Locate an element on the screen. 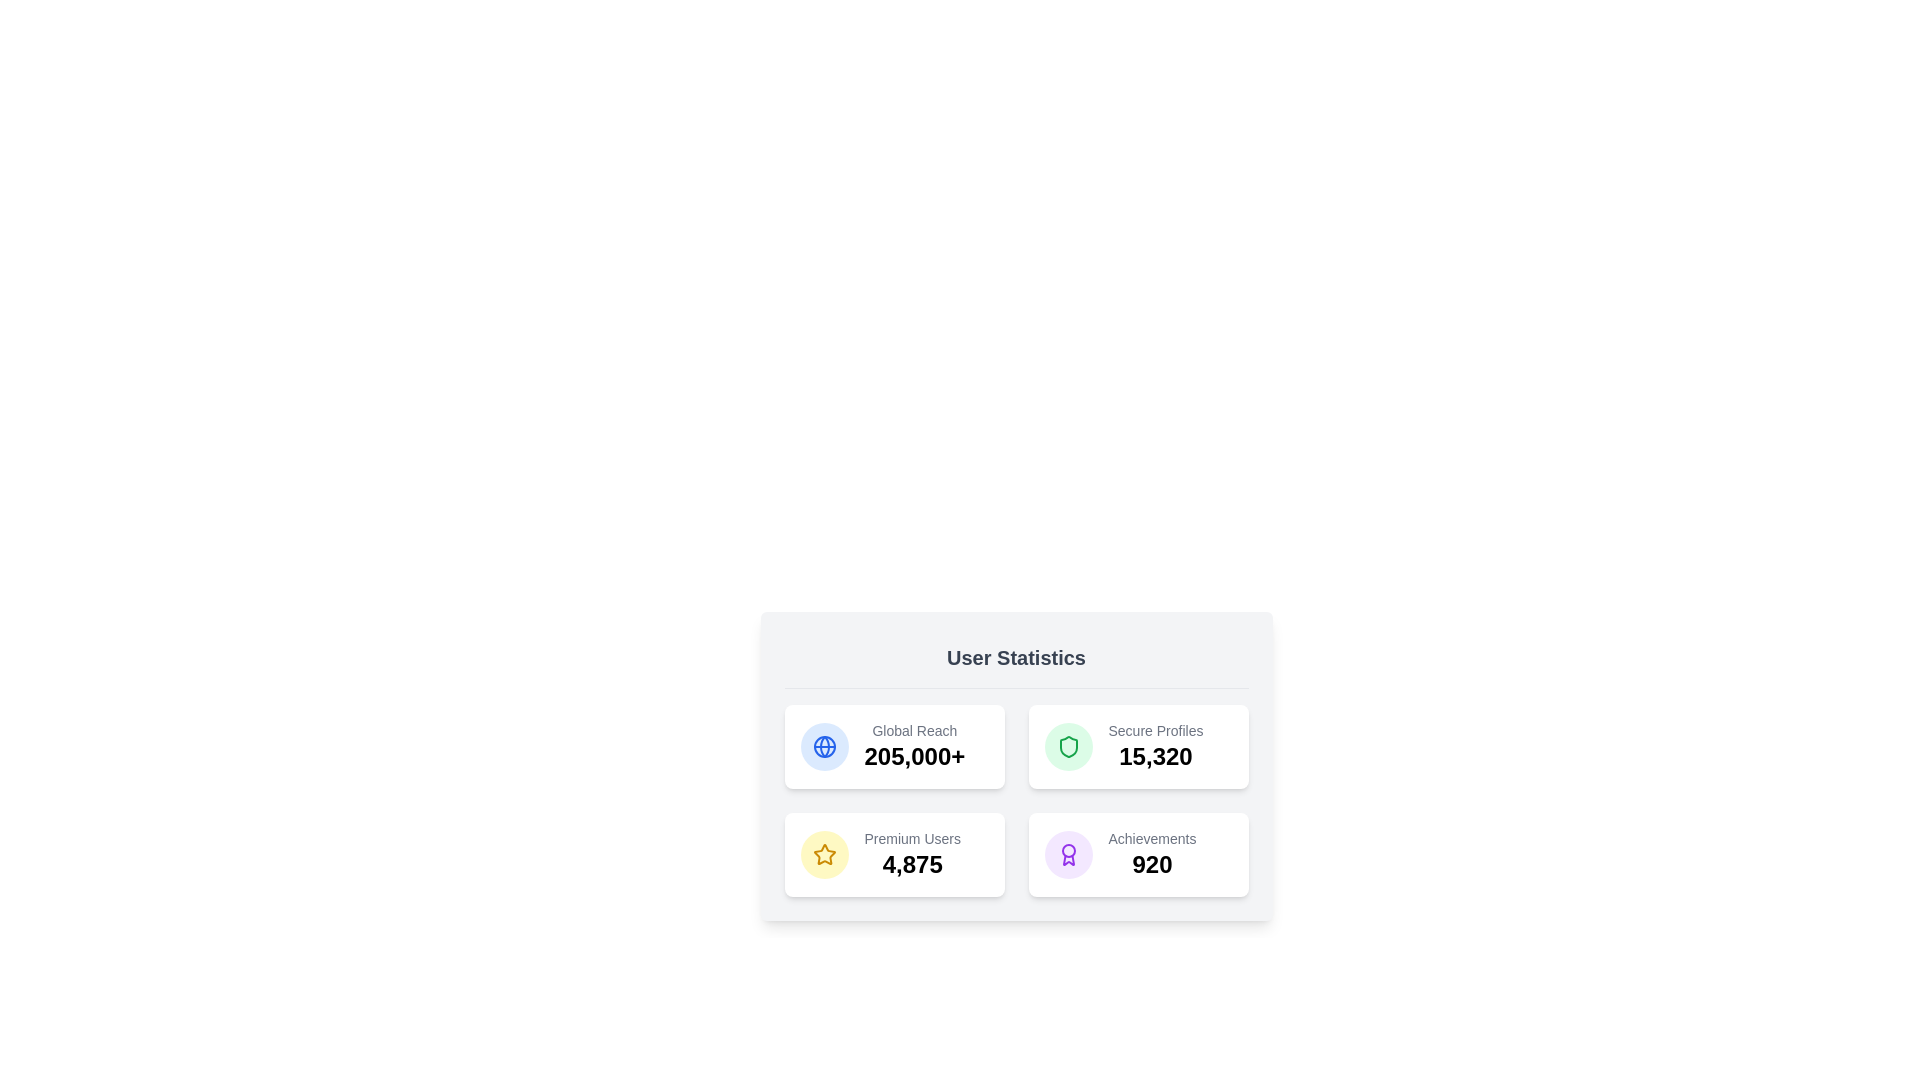 The image size is (1920, 1080). text displayed in the Statistical Display that shows 'Premium Users' and the number '4,875', located in the third item of the grid within the 'User Statistics' card is located at coordinates (911, 855).